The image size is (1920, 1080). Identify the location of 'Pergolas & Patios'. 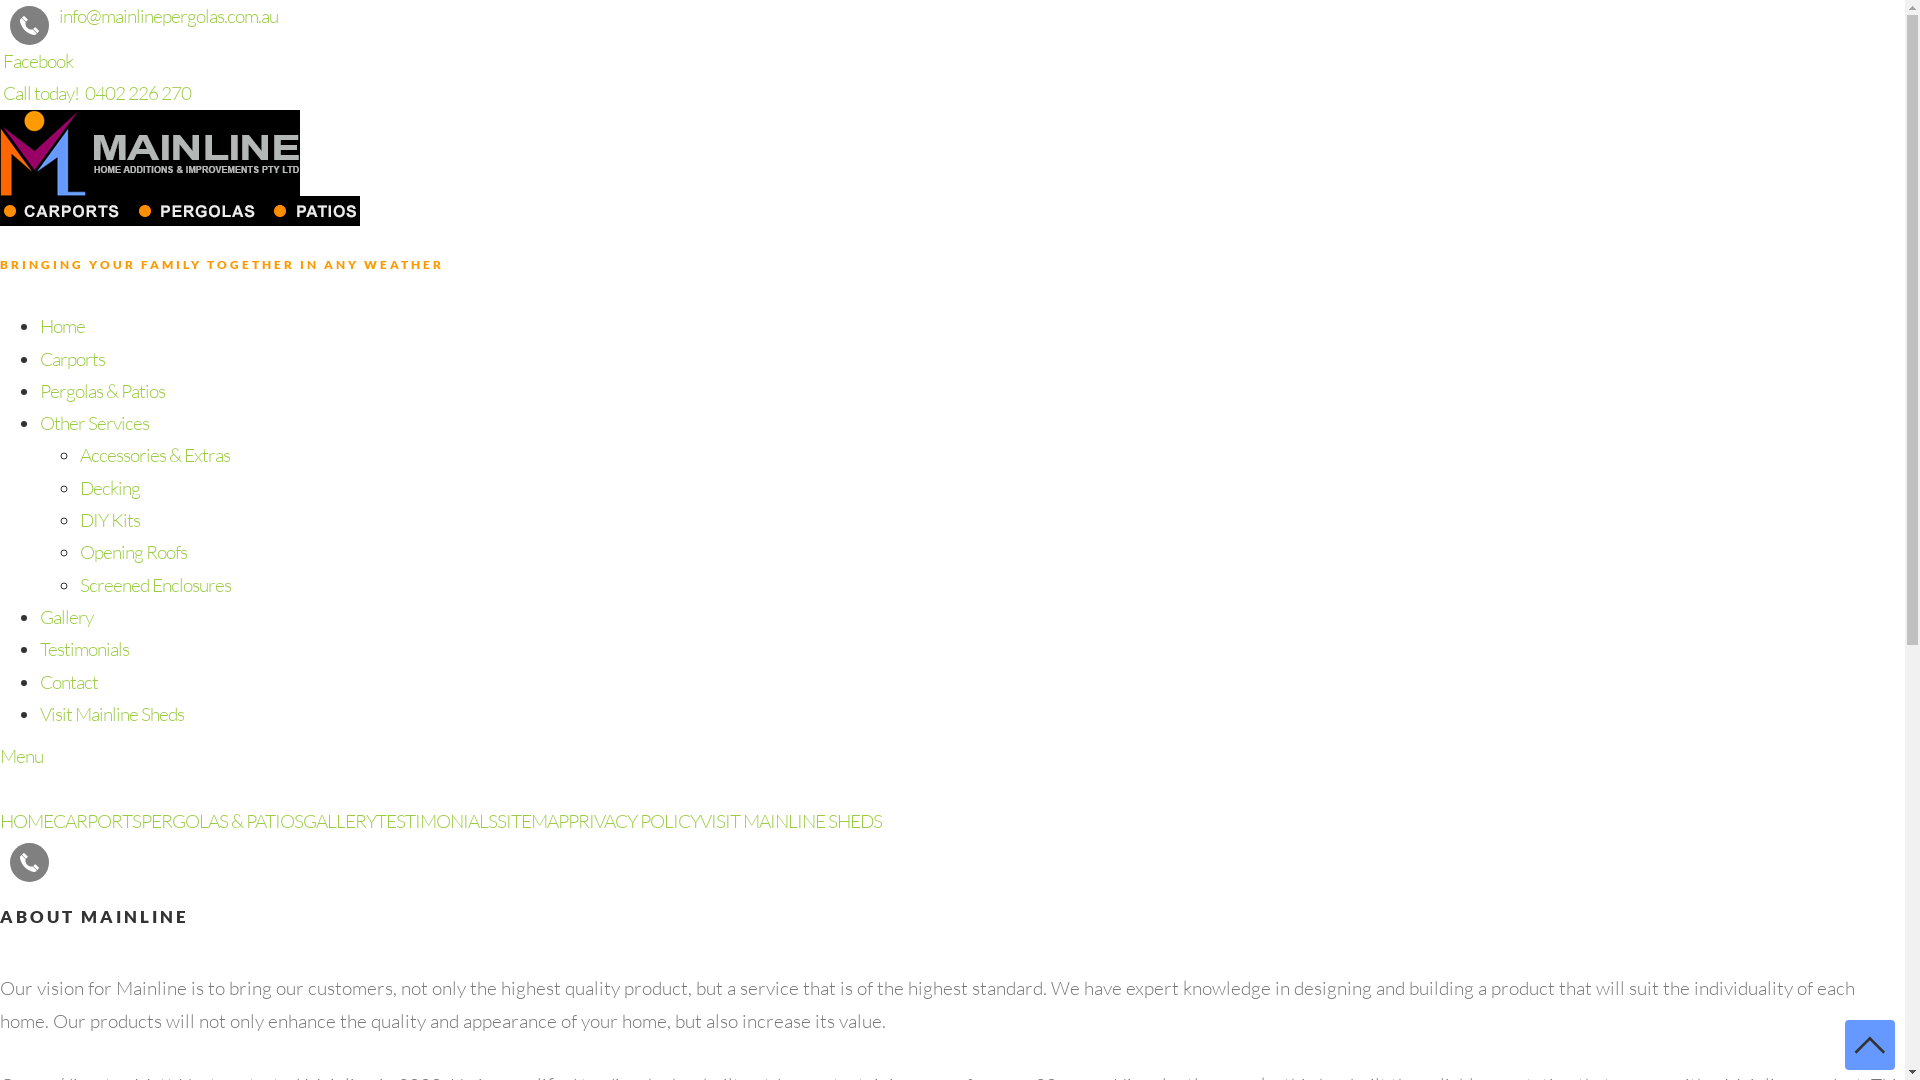
(101, 390).